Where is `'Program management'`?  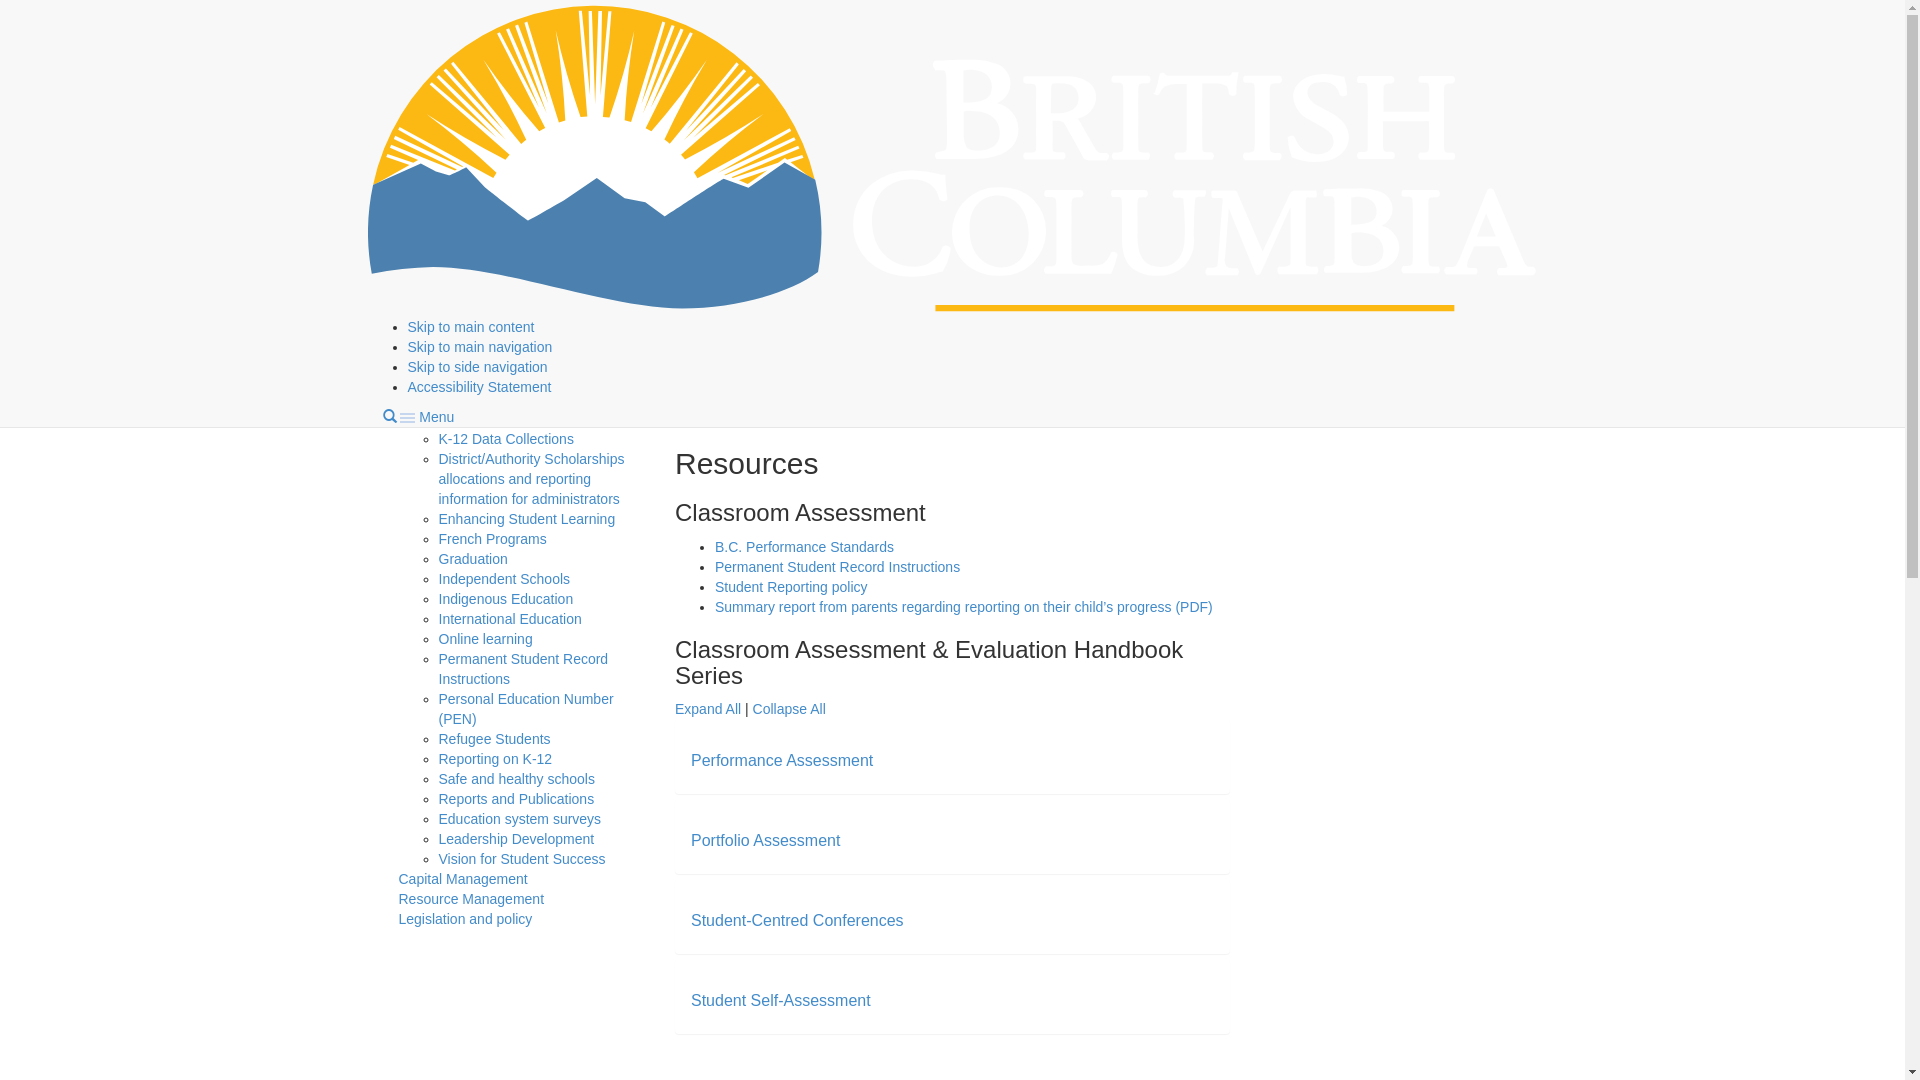
'Program management' is located at coordinates (977, 18).